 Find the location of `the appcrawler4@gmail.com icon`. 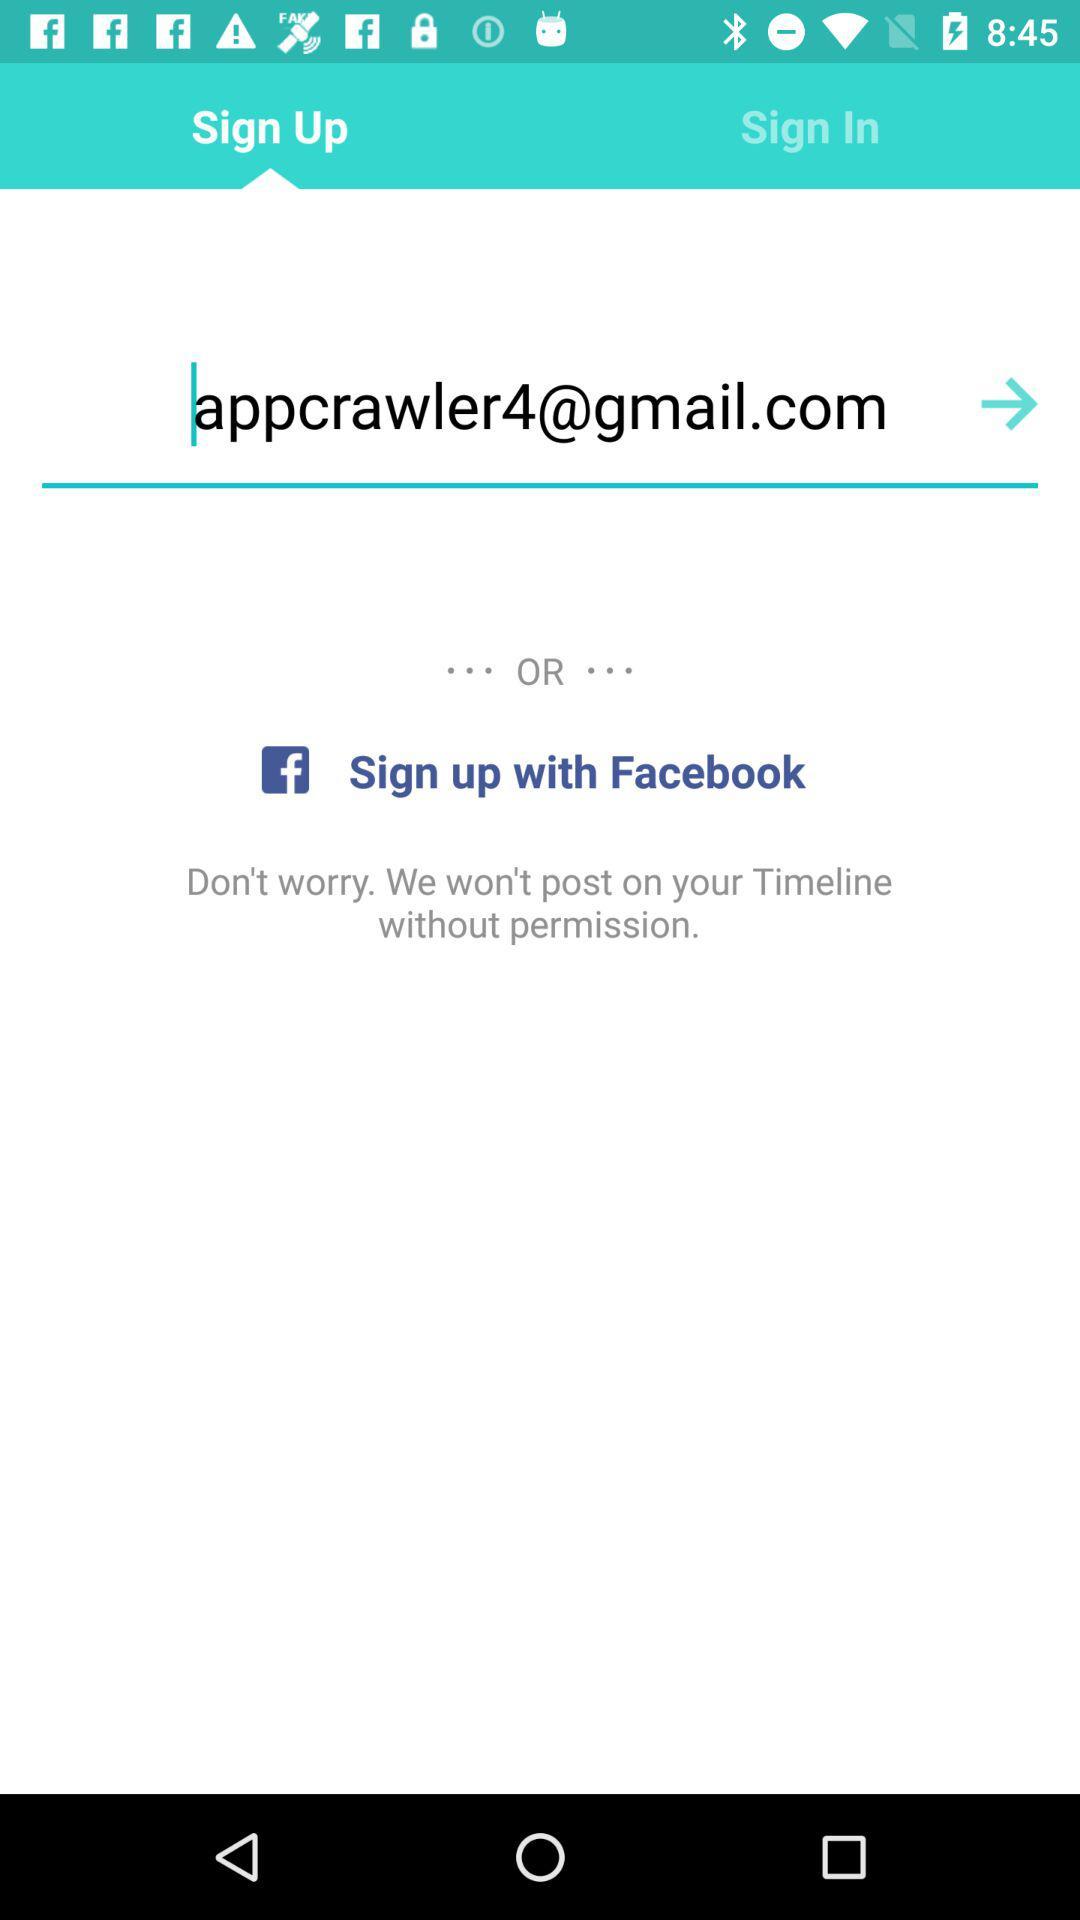

the appcrawler4@gmail.com icon is located at coordinates (540, 403).